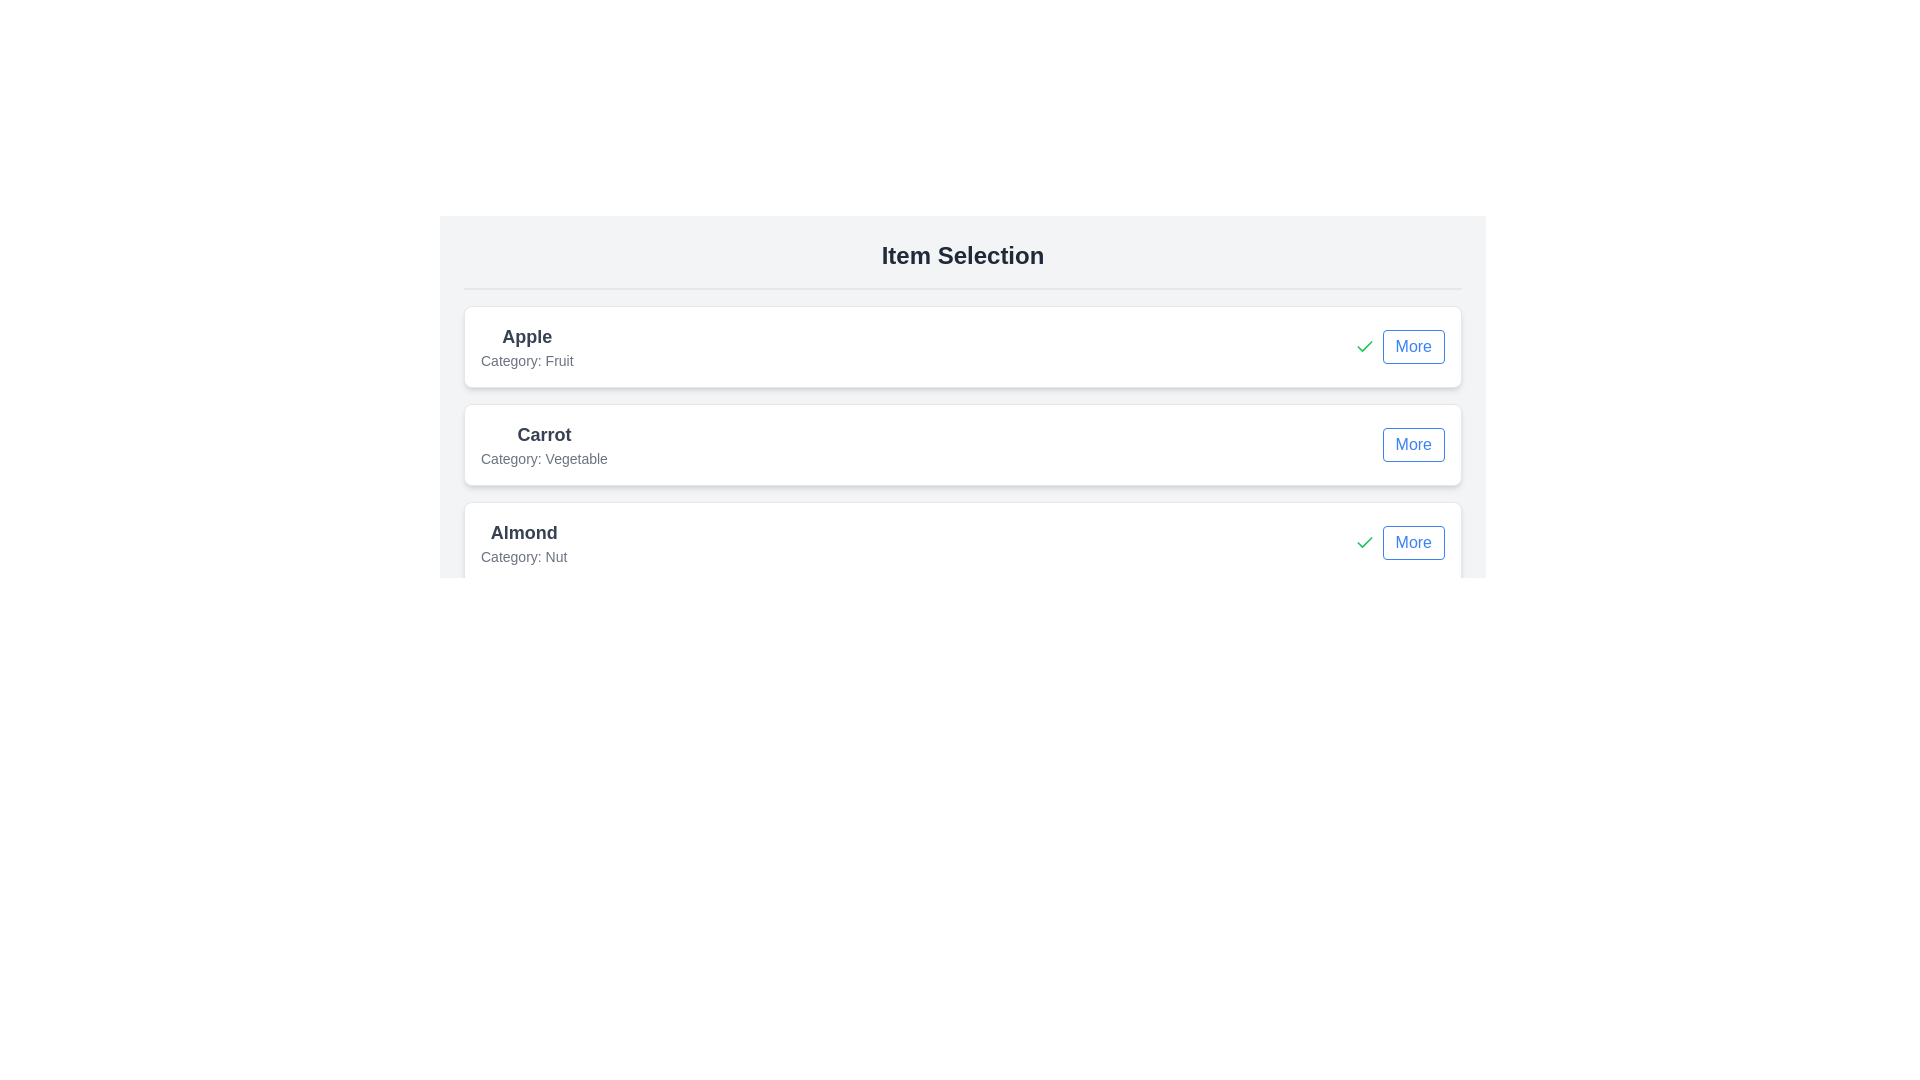 Image resolution: width=1920 pixels, height=1080 pixels. Describe the element at coordinates (527, 335) in the screenshot. I see `the label that identifies the topmost selectable item in the categorized list, positioned above the text 'Category: Fruit'` at that location.